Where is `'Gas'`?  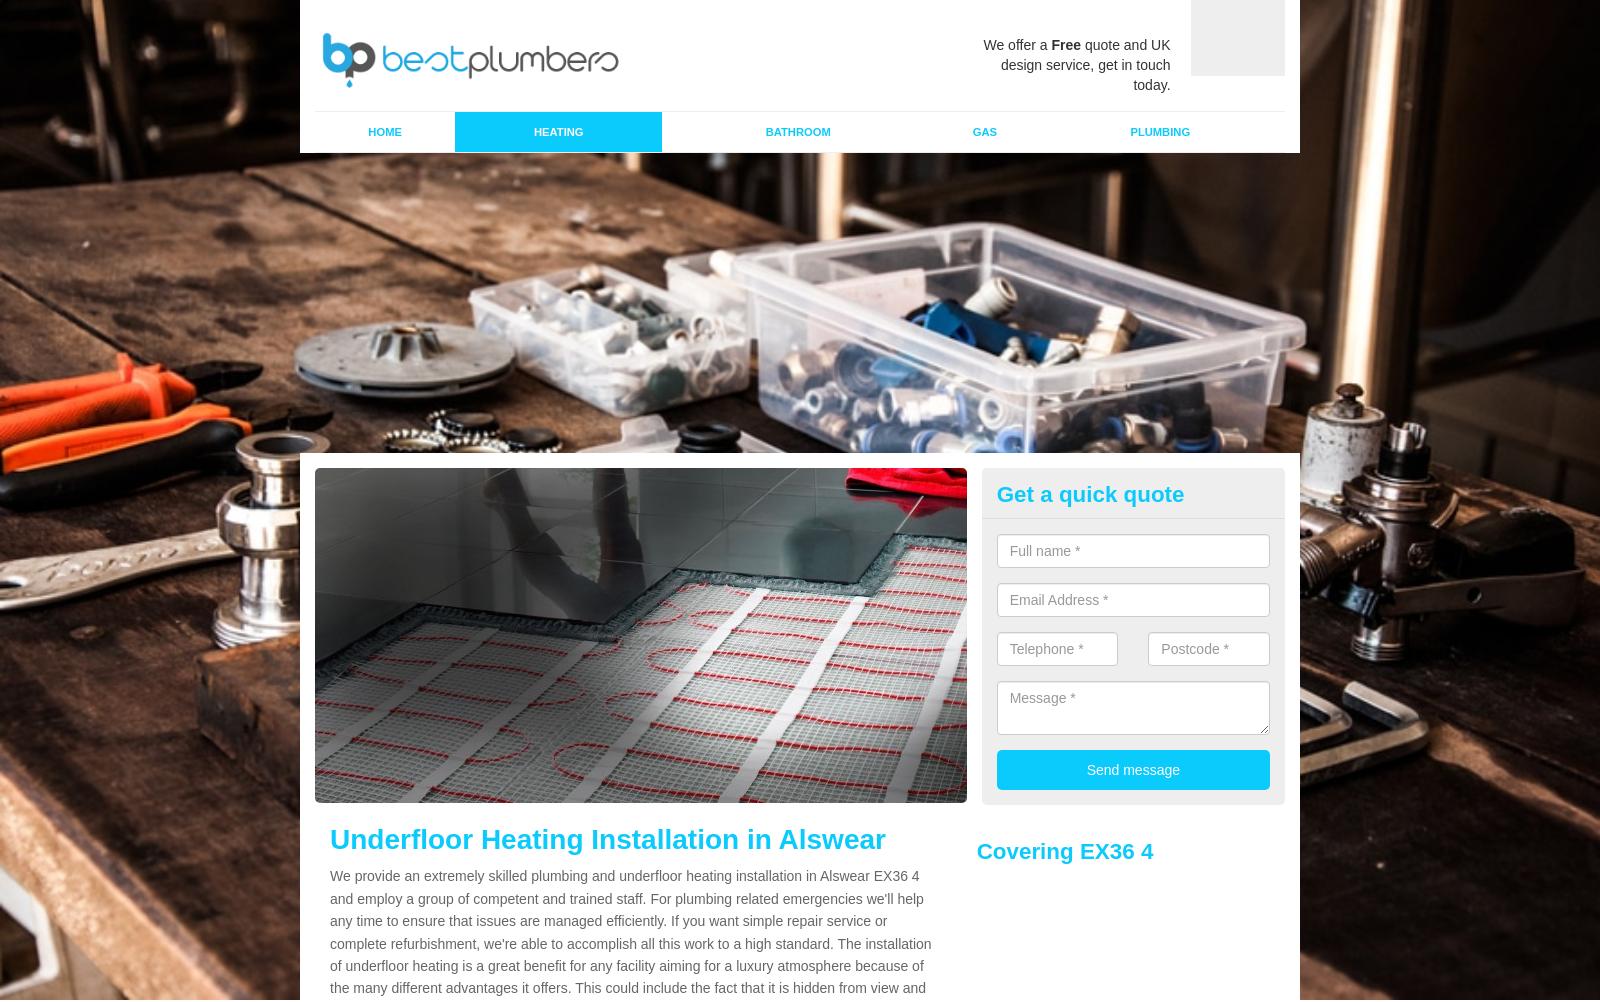 'Gas' is located at coordinates (983, 130).